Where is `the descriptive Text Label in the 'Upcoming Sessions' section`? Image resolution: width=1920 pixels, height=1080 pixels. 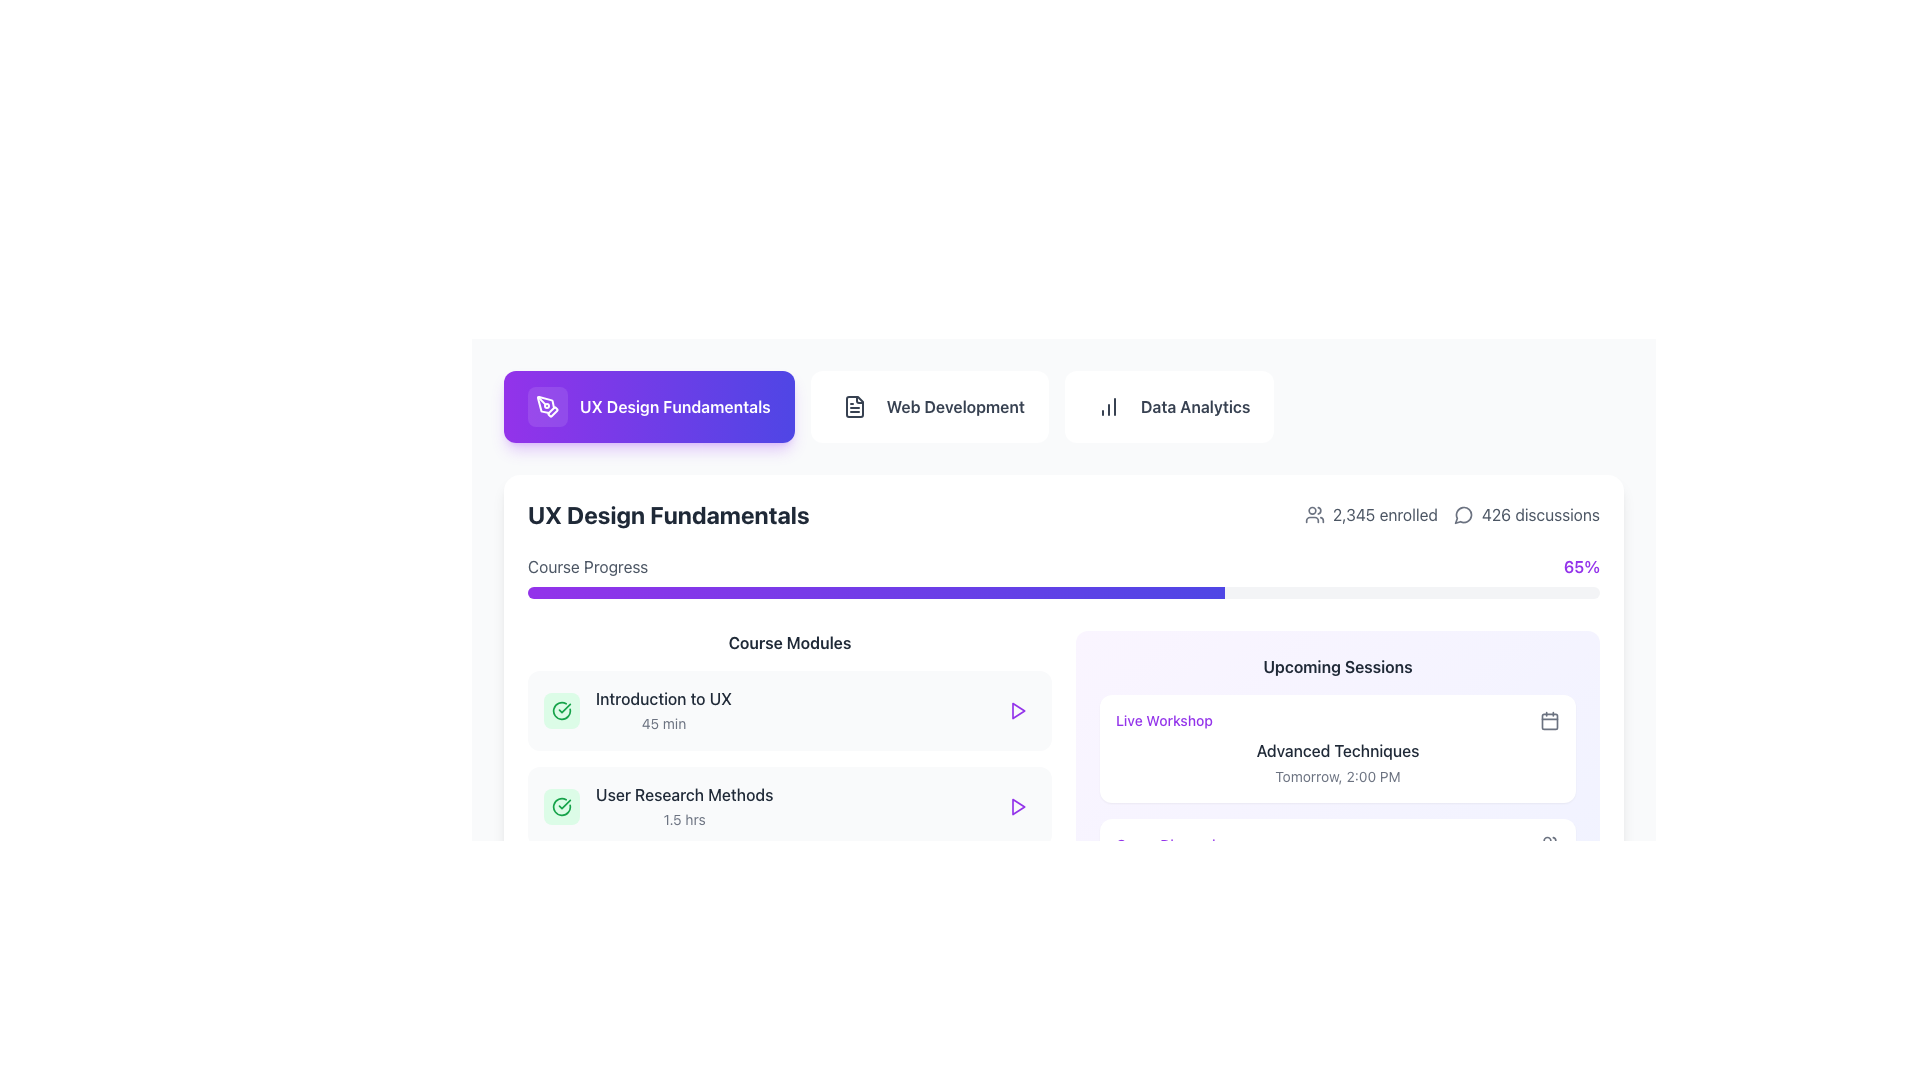 the descriptive Text Label in the 'Upcoming Sessions' section is located at coordinates (1164, 721).